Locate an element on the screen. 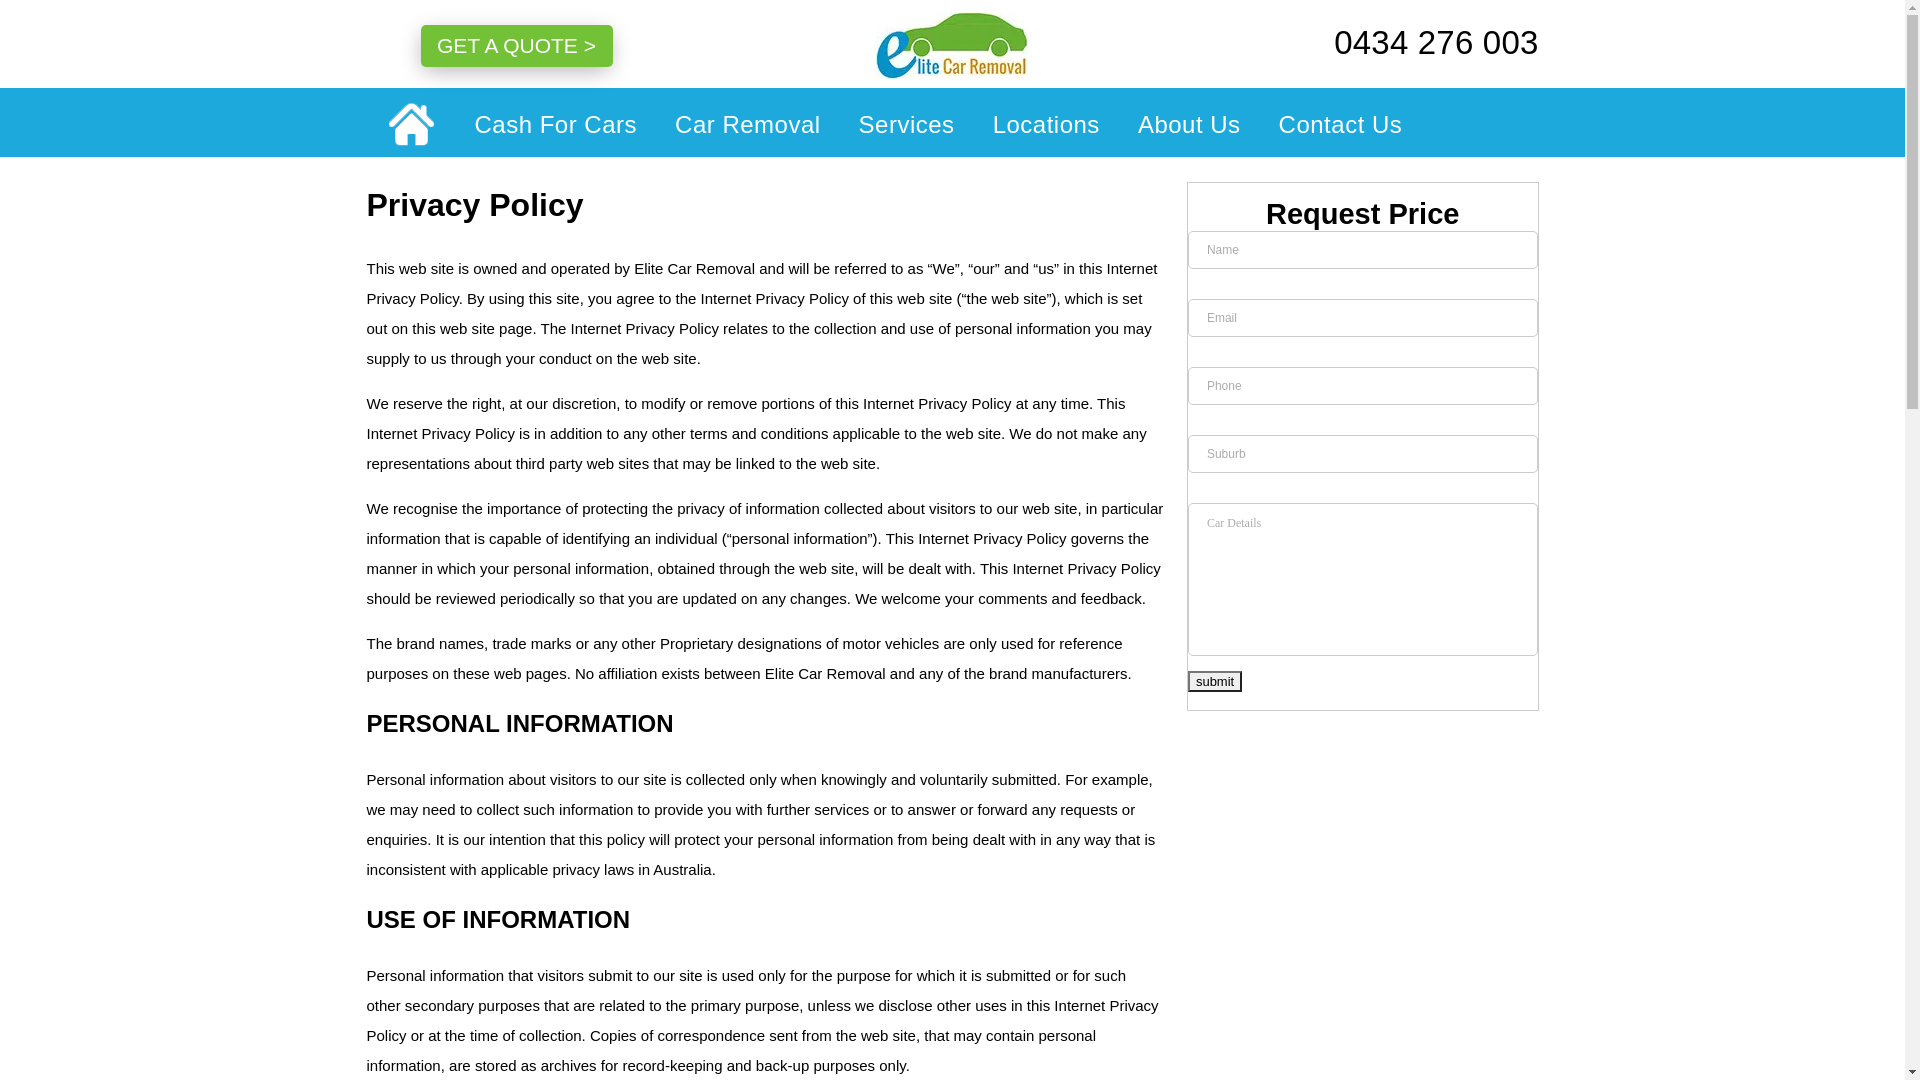 Image resolution: width=1920 pixels, height=1080 pixels. 'Home' is located at coordinates (409, 124).